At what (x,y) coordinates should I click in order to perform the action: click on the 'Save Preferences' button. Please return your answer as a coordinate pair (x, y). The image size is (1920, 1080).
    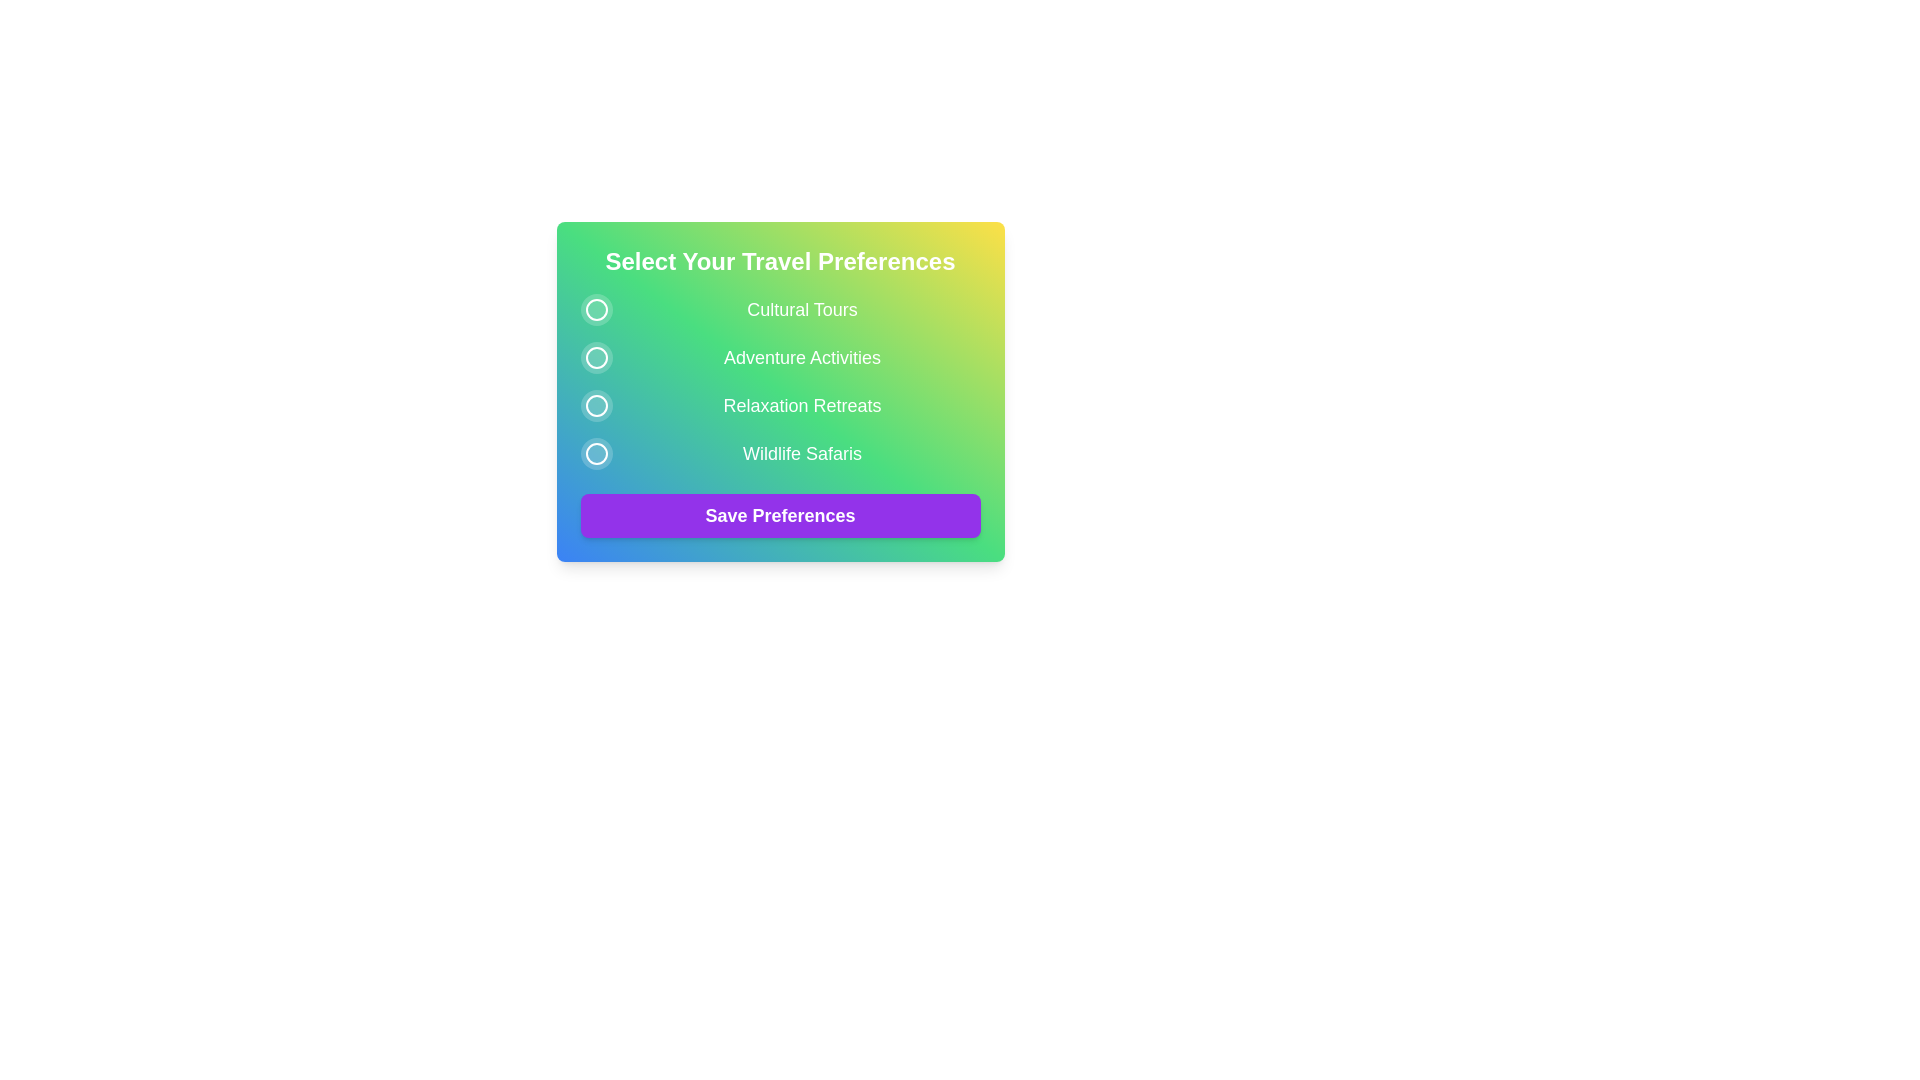
    Looking at the image, I should click on (779, 515).